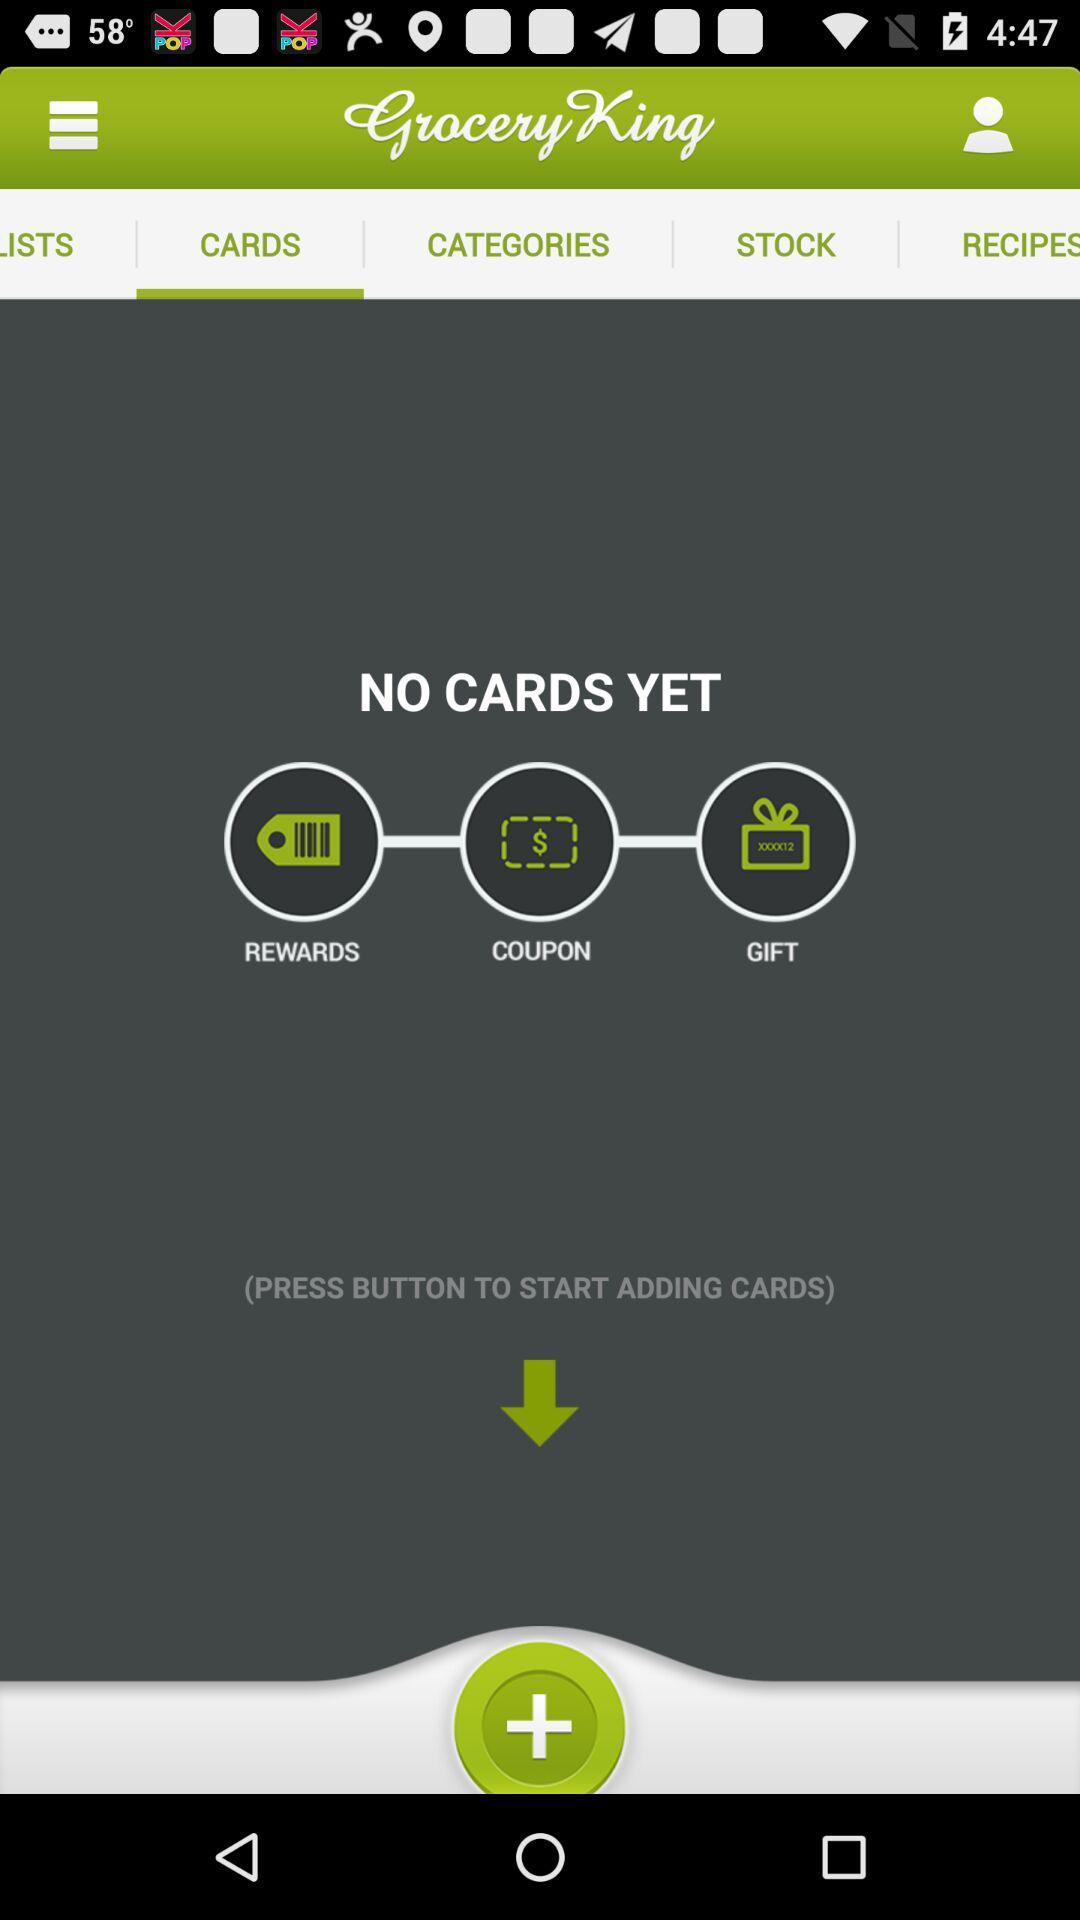 The width and height of the screenshot is (1080, 1920). Describe the element at coordinates (72, 124) in the screenshot. I see `icon to the left of the cards icon` at that location.